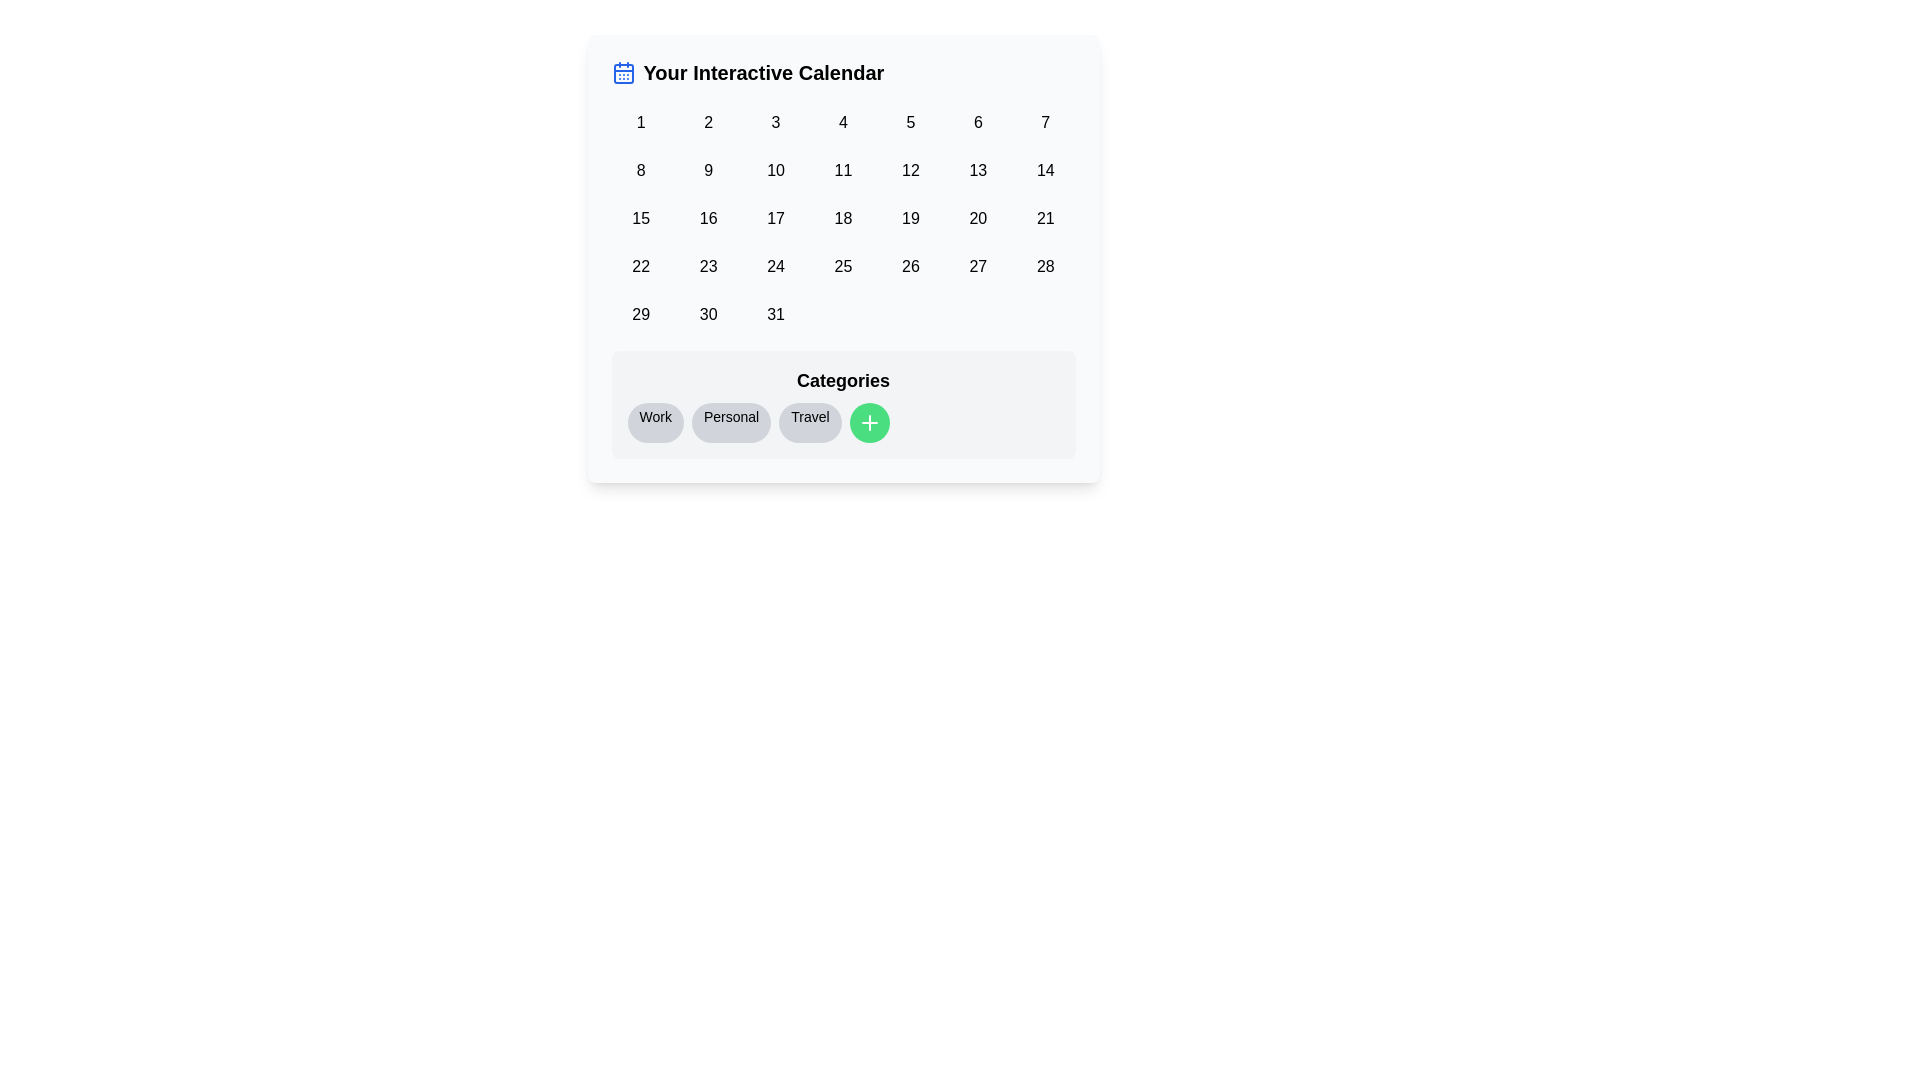 The height and width of the screenshot is (1080, 1920). What do you see at coordinates (641, 169) in the screenshot?
I see `the calendar day tile button displaying the number '8'` at bounding box center [641, 169].